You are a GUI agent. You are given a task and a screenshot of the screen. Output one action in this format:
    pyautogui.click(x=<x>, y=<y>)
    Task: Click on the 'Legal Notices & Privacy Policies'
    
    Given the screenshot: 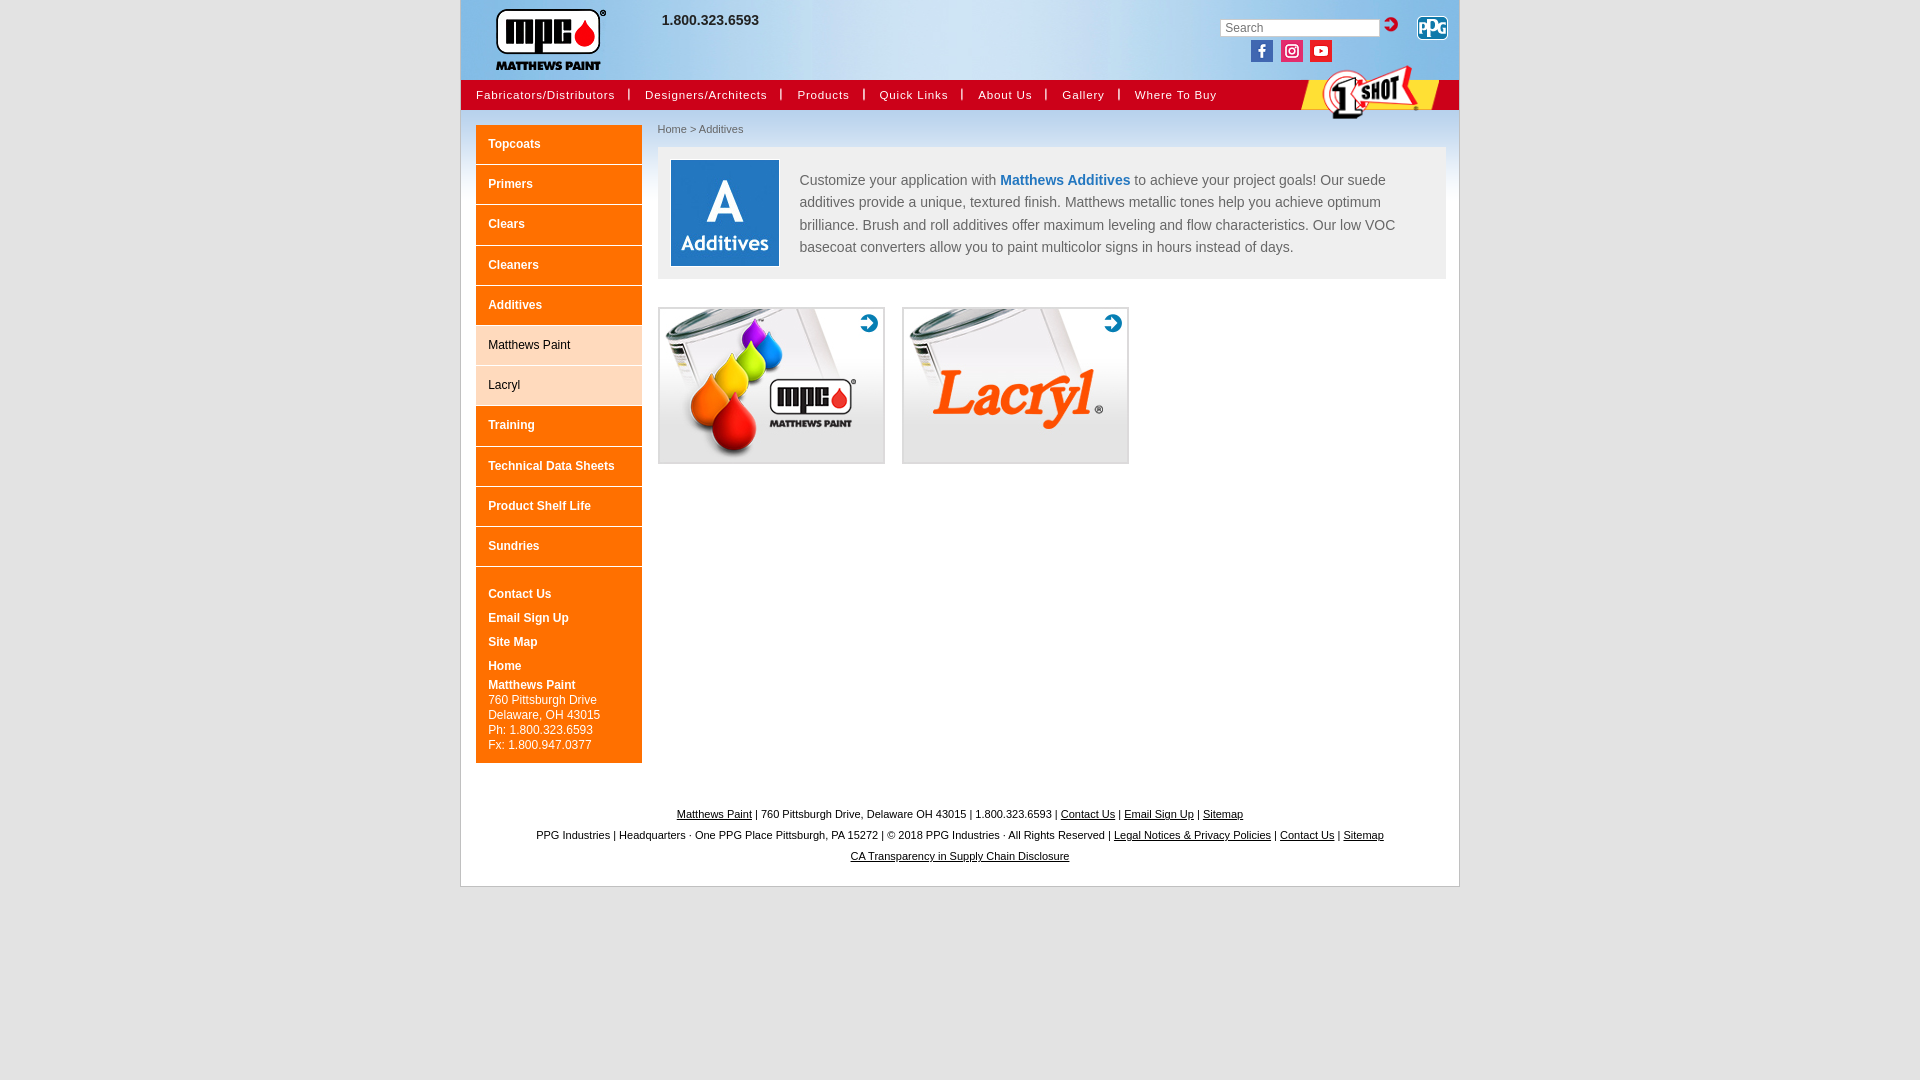 What is the action you would take?
    pyautogui.click(x=1112, y=834)
    